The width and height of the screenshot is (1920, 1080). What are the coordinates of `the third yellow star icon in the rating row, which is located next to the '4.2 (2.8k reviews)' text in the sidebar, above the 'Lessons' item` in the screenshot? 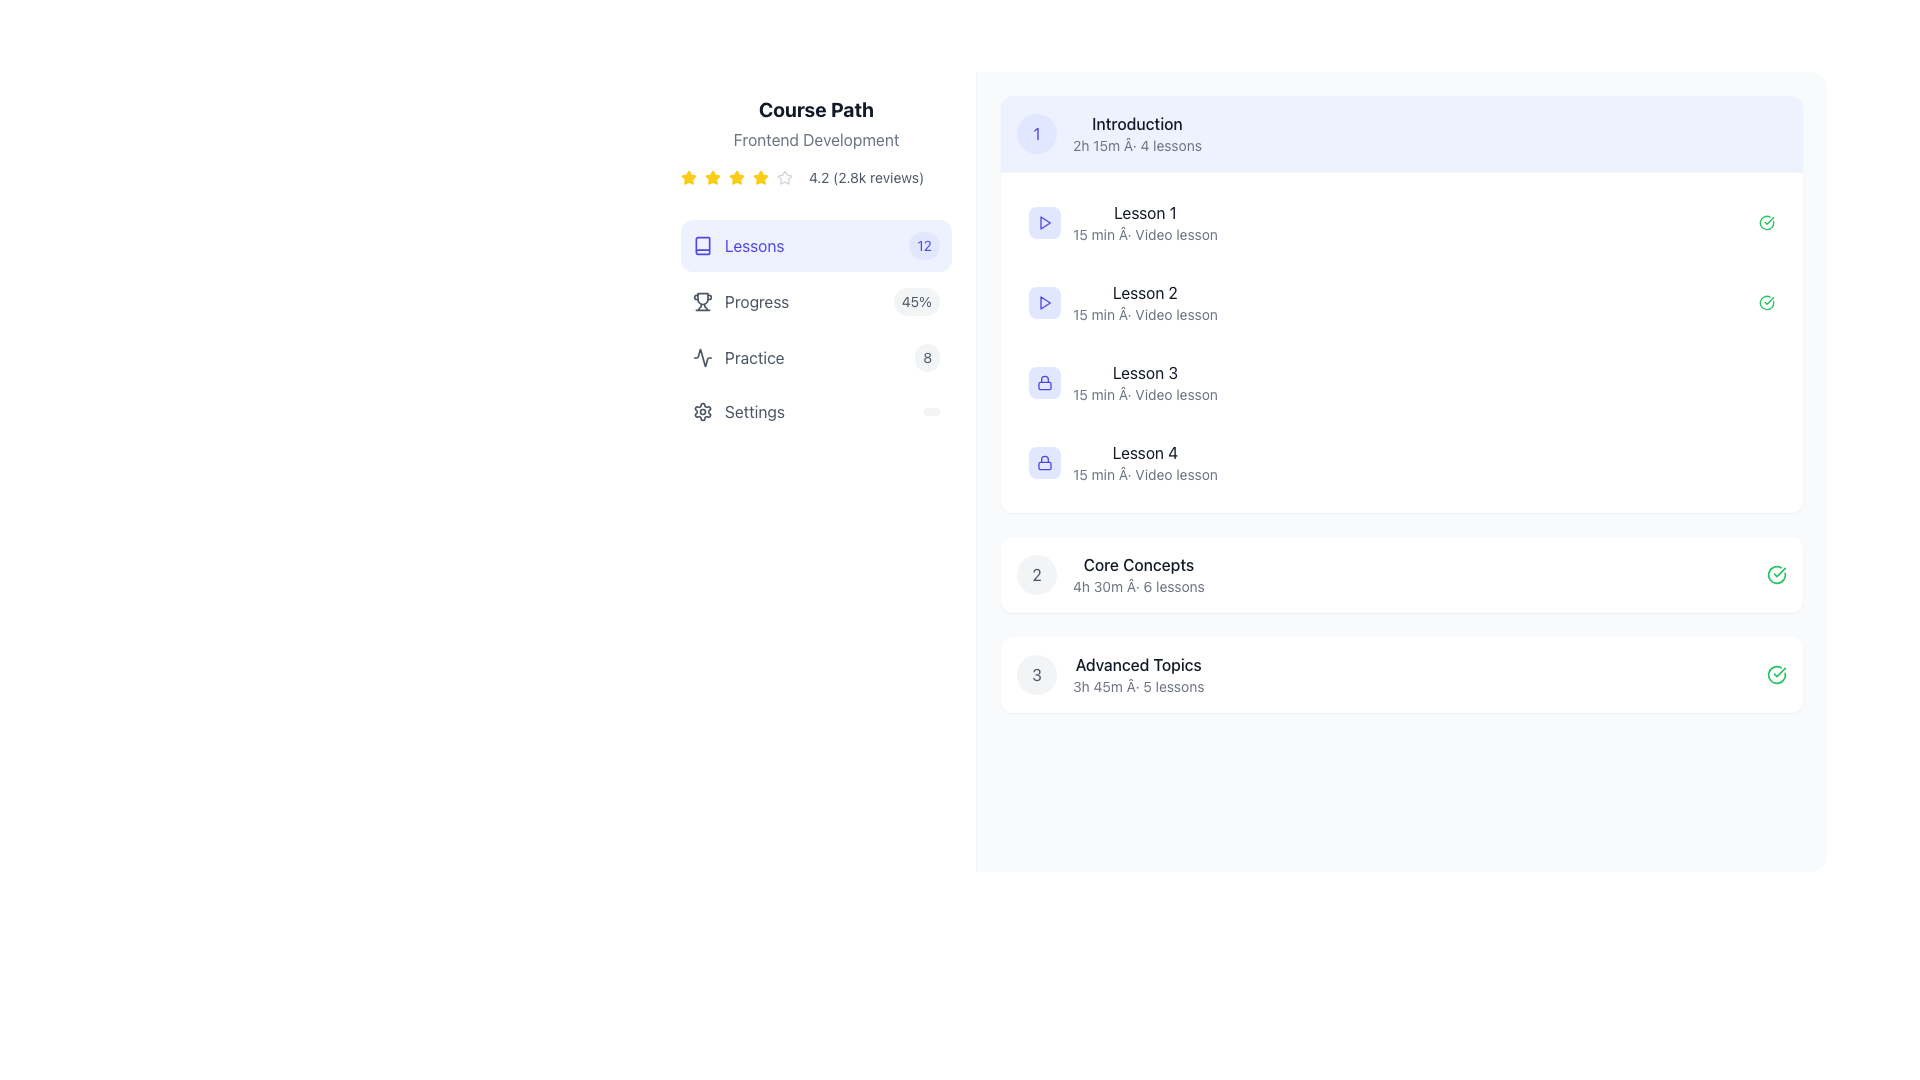 It's located at (713, 176).